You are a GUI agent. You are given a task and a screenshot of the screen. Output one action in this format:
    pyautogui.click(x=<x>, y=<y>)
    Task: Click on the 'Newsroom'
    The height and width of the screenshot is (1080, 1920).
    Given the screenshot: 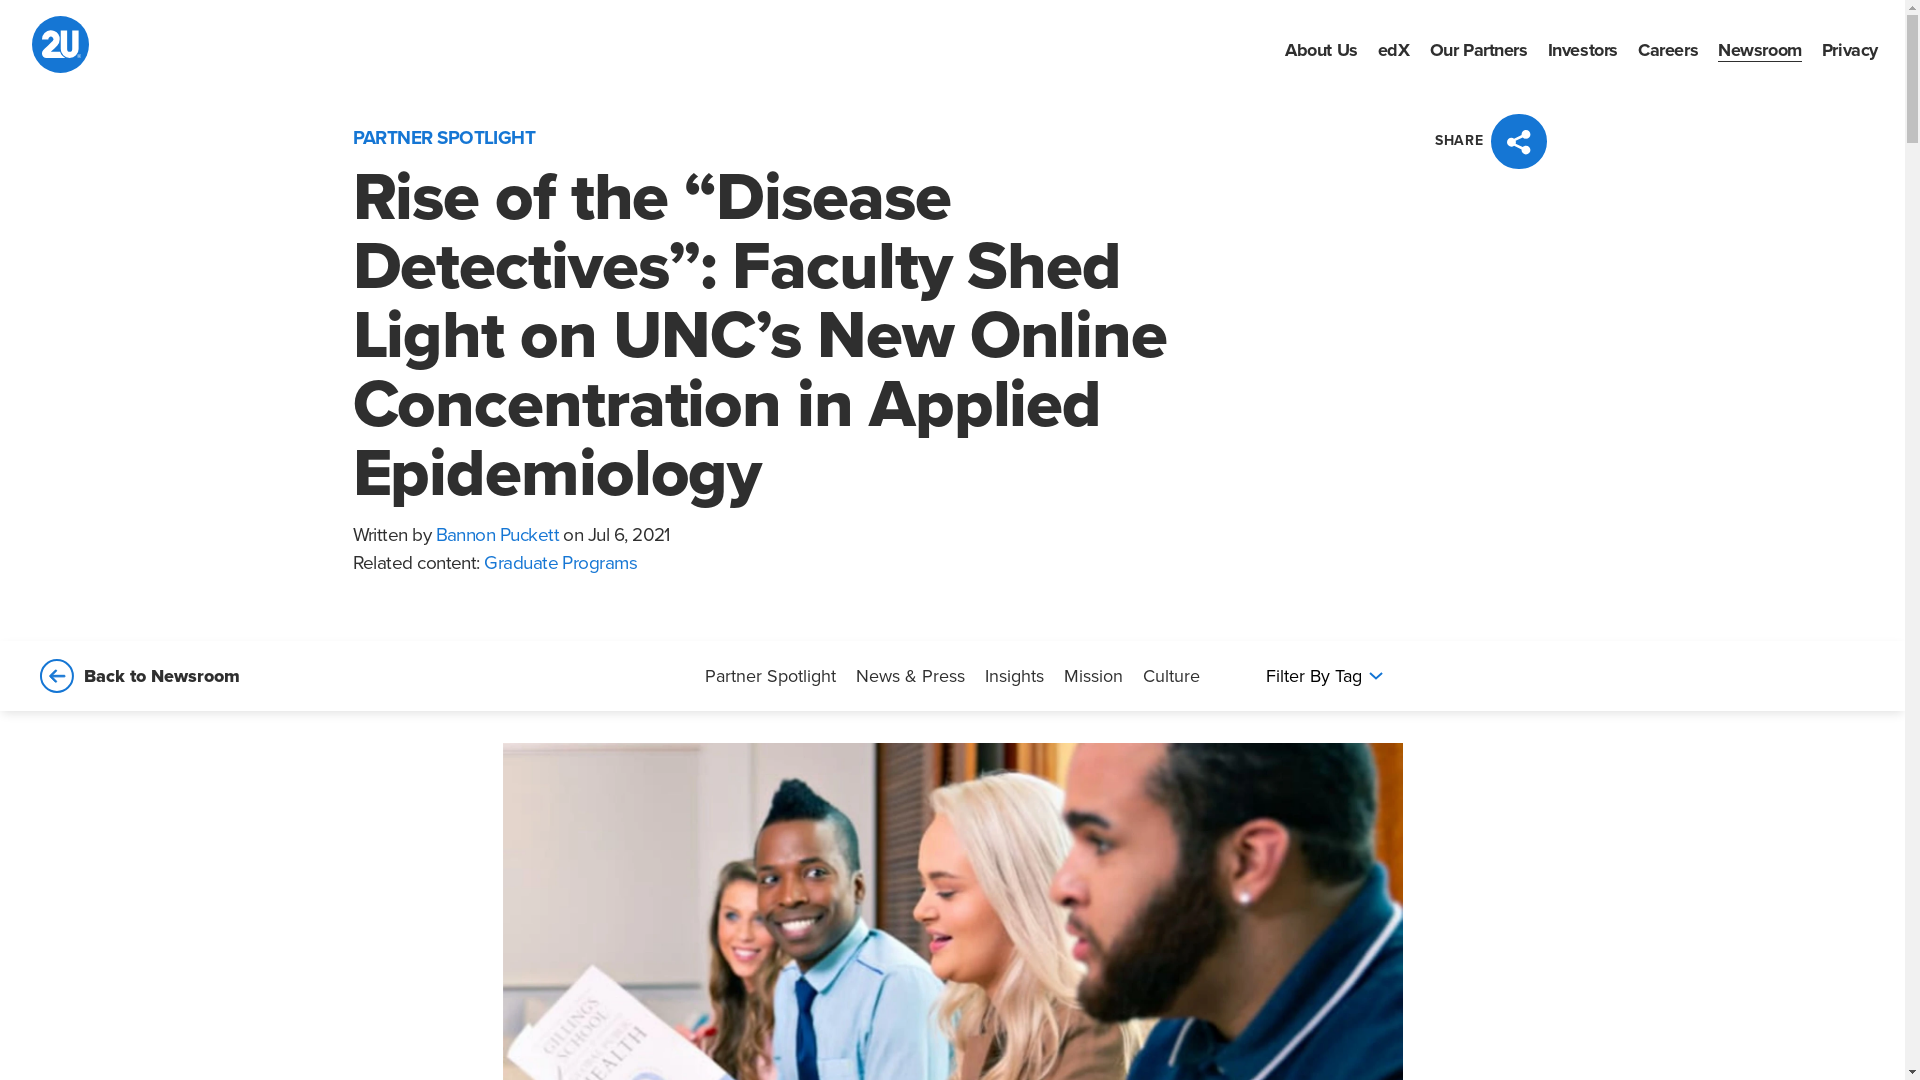 What is the action you would take?
    pyautogui.click(x=1760, y=48)
    